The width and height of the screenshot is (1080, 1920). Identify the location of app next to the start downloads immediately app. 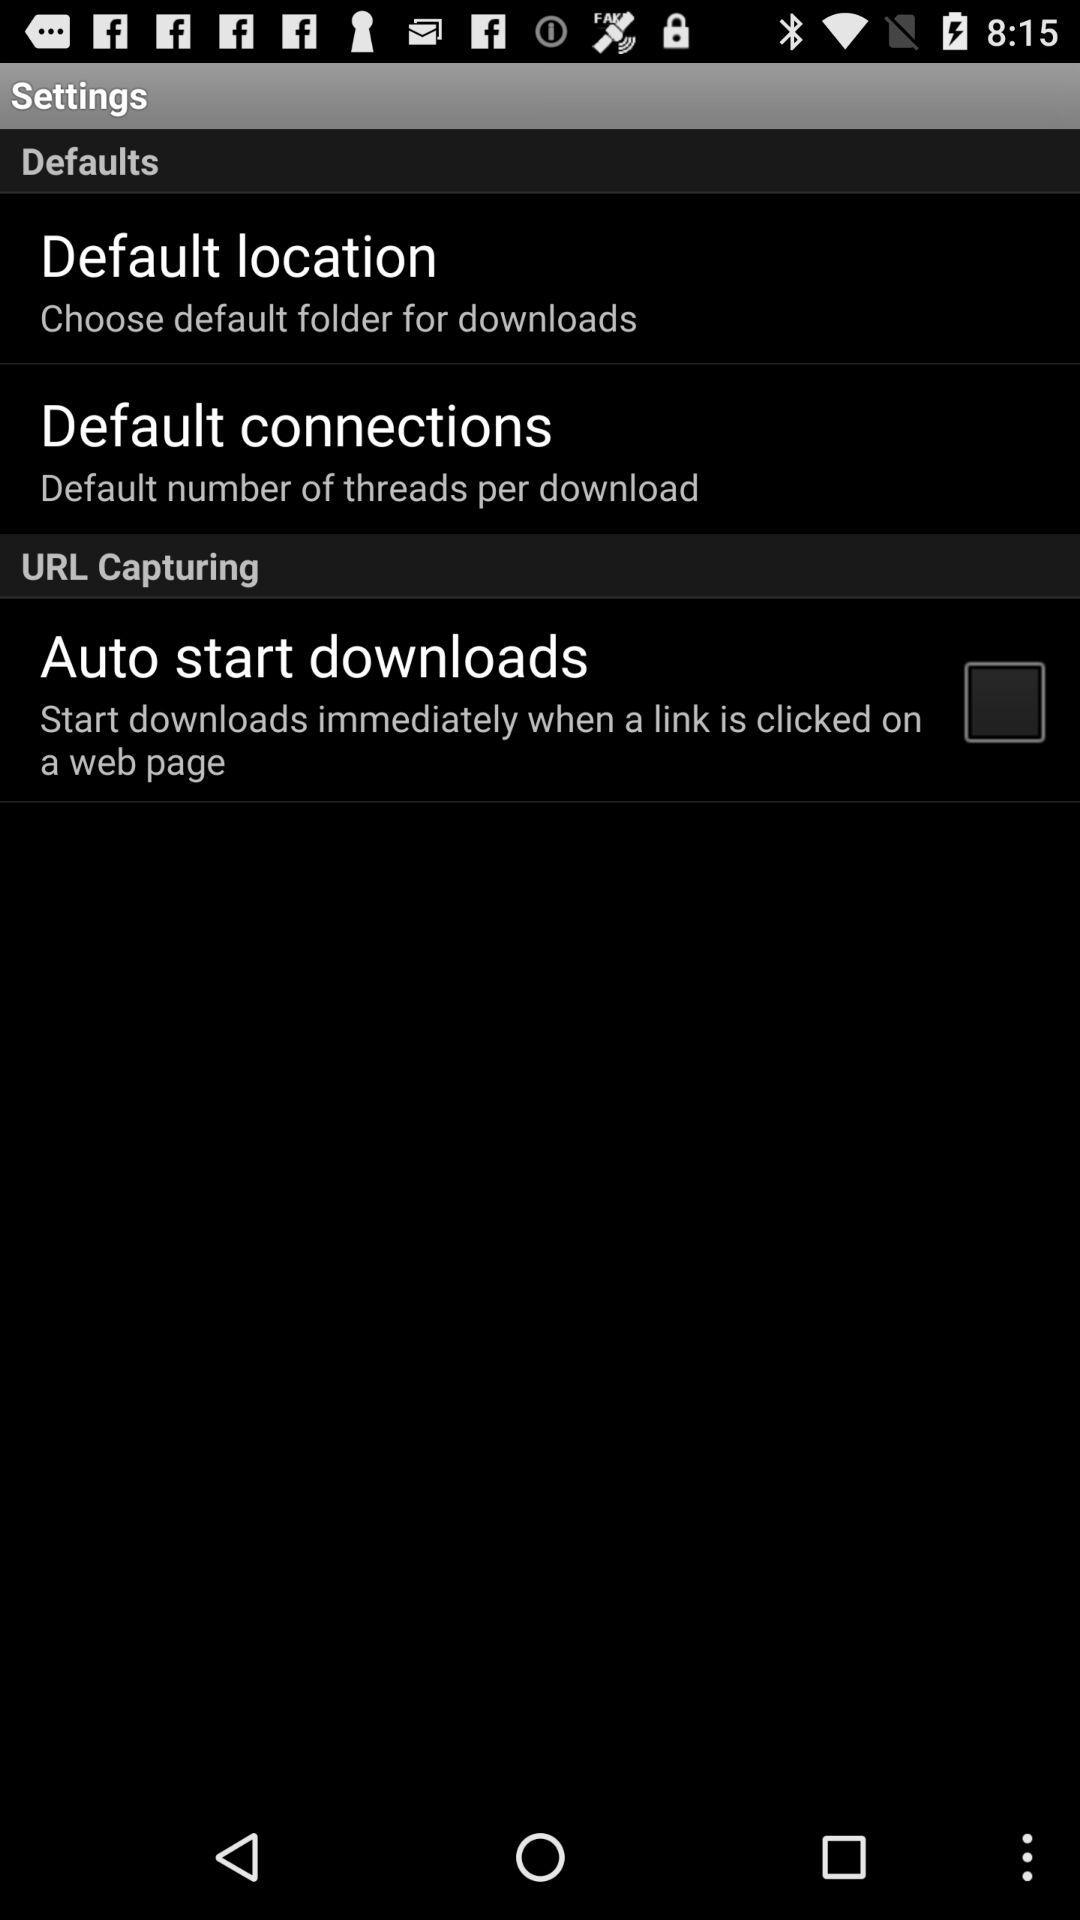
(1003, 700).